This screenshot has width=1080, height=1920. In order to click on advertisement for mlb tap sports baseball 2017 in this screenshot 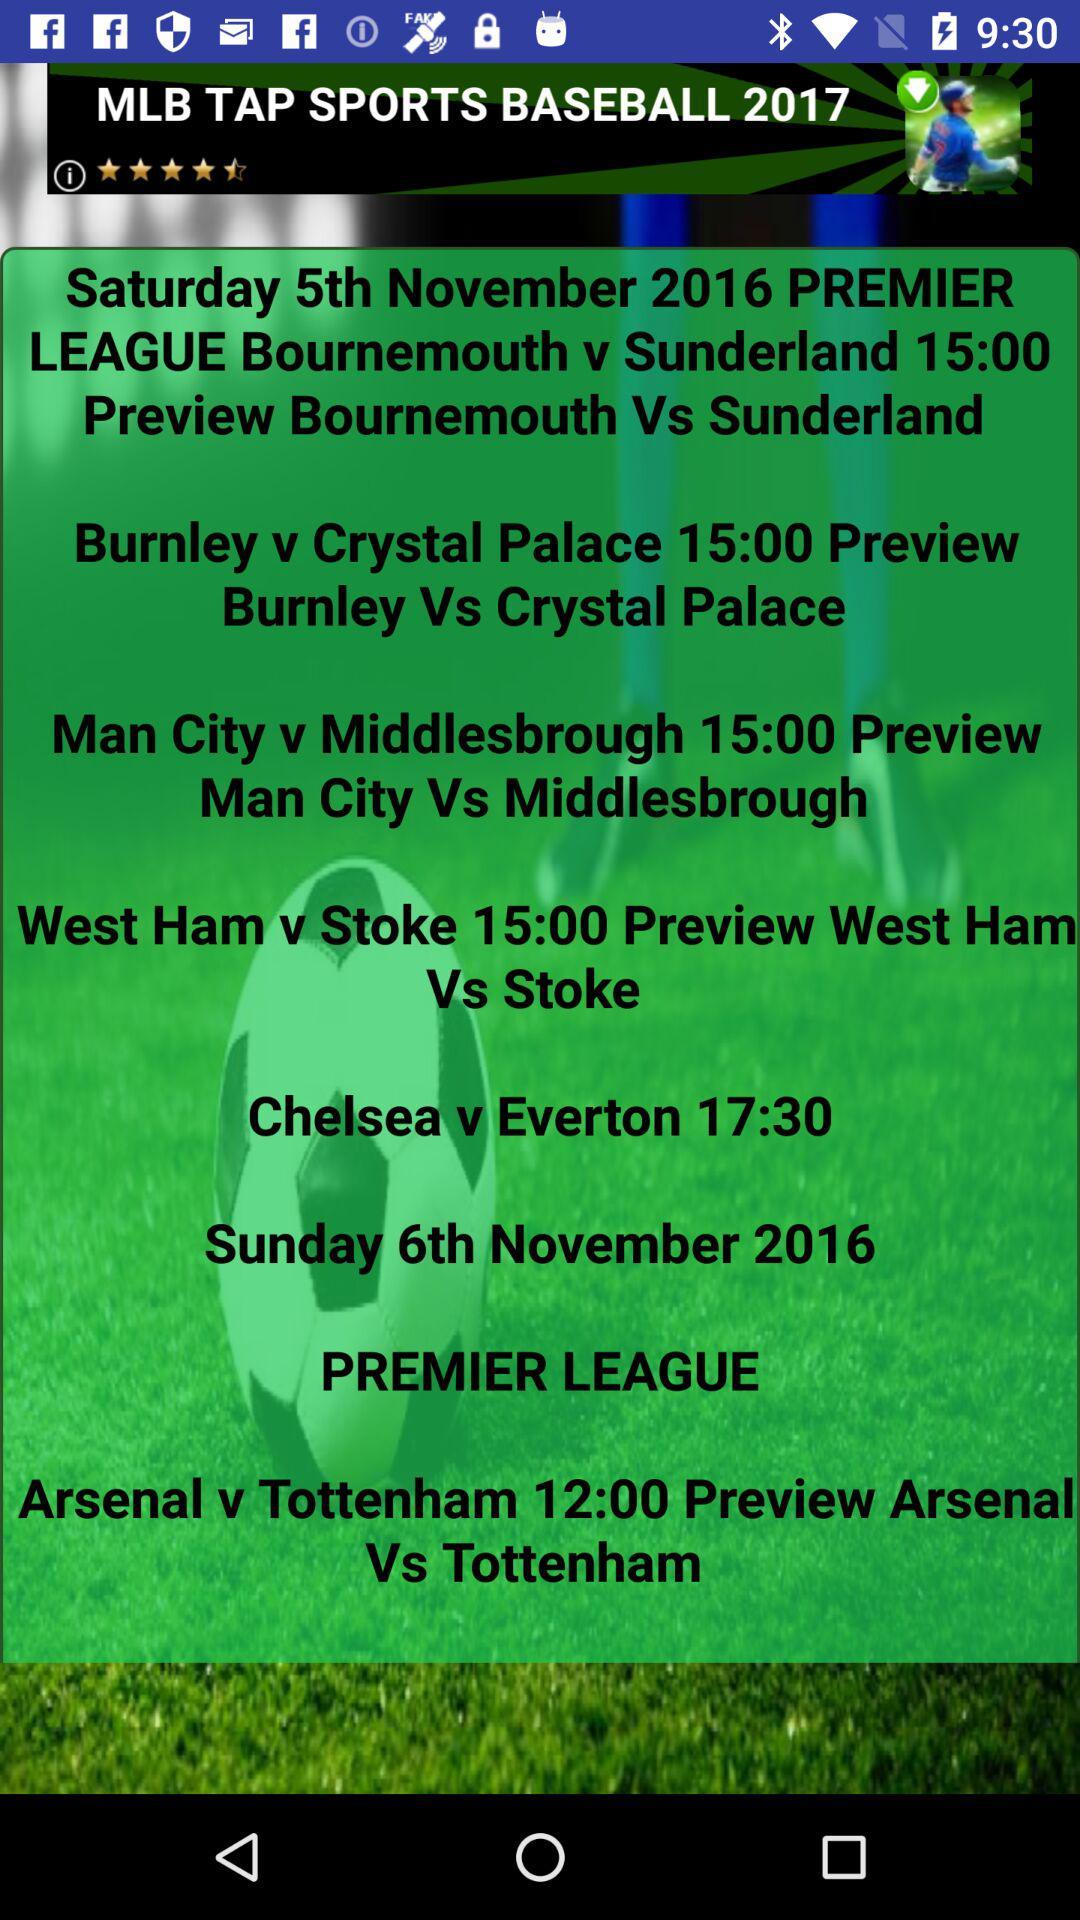, I will do `click(538, 127)`.